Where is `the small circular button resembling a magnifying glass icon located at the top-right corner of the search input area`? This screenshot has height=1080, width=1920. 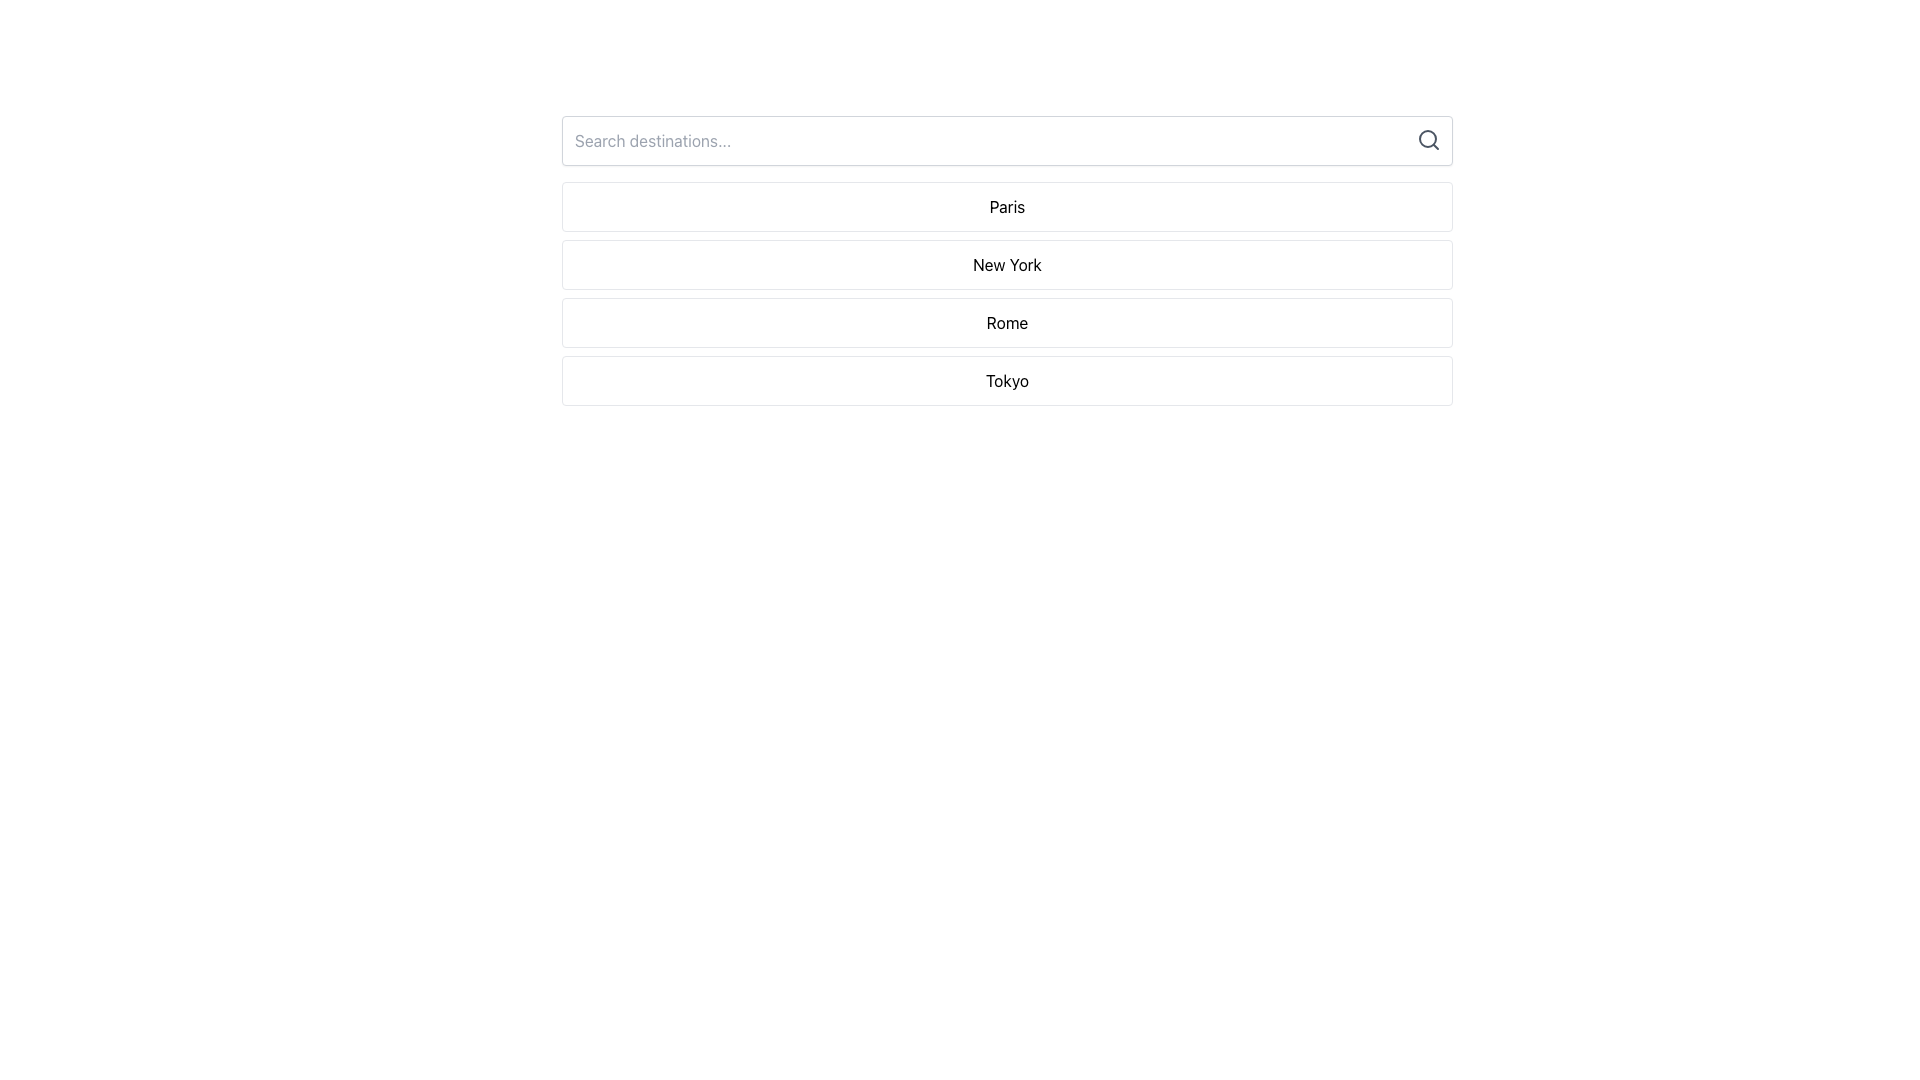
the small circular button resembling a magnifying glass icon located at the top-right corner of the search input area is located at coordinates (1428, 138).